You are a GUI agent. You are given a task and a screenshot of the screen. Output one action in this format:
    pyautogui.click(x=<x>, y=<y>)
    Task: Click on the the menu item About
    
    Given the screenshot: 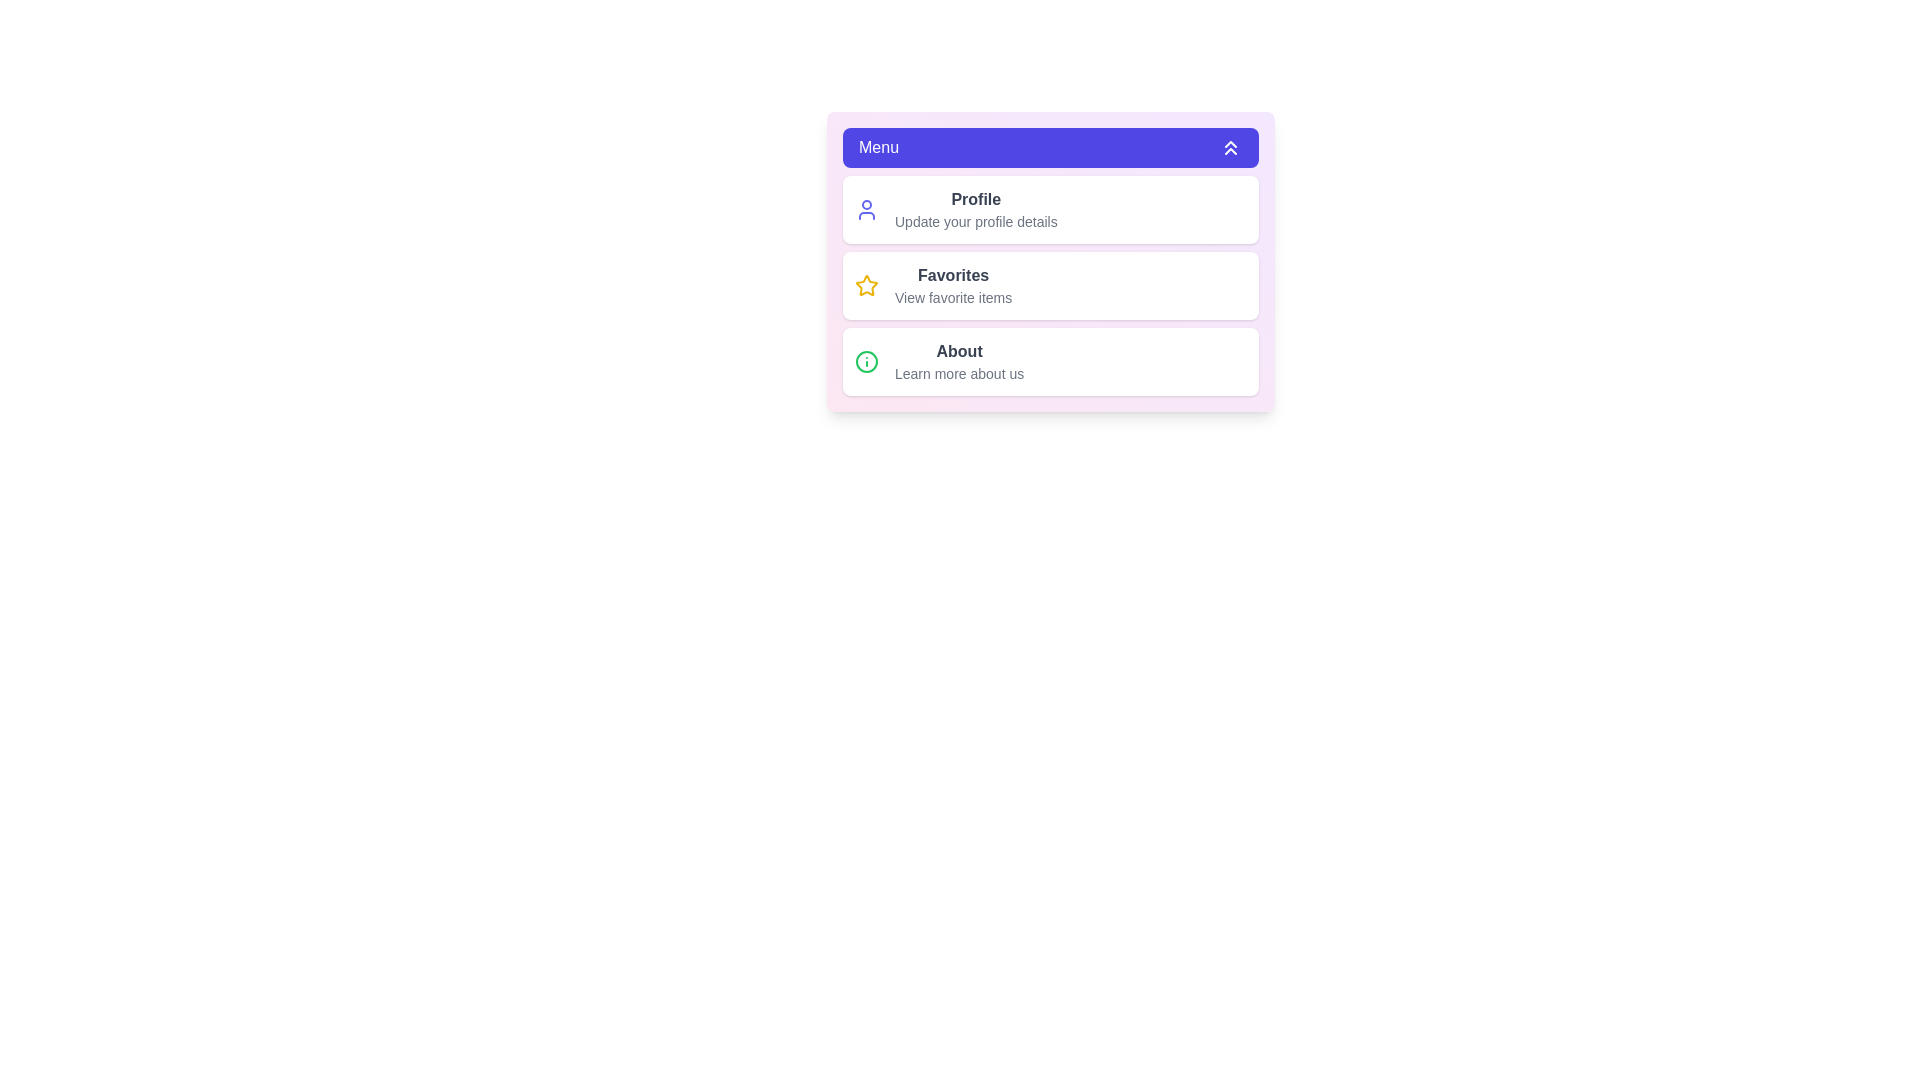 What is the action you would take?
    pyautogui.click(x=1050, y=362)
    